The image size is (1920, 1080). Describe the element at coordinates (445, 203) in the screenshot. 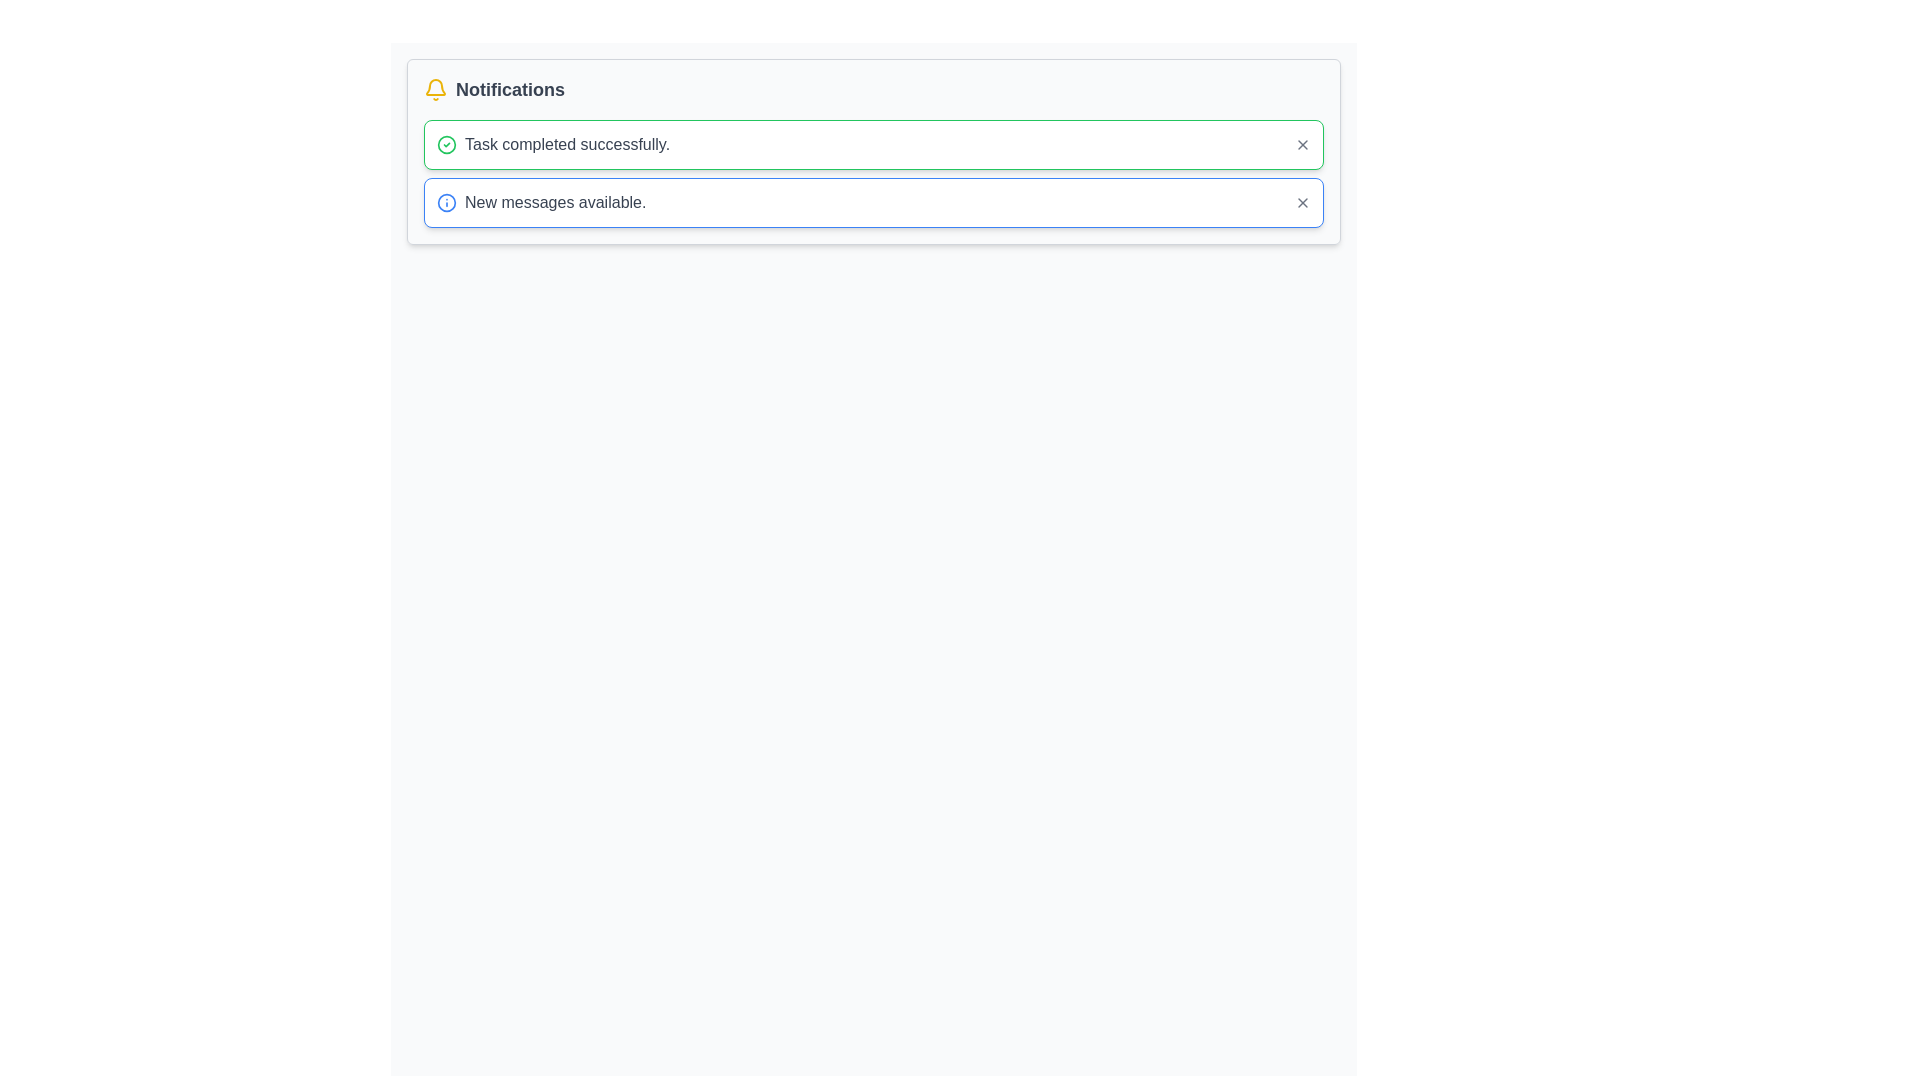

I see `the circular graphical component that serves as the base layer of the information or alert icon, located in the upper right corner of the notification card` at that location.